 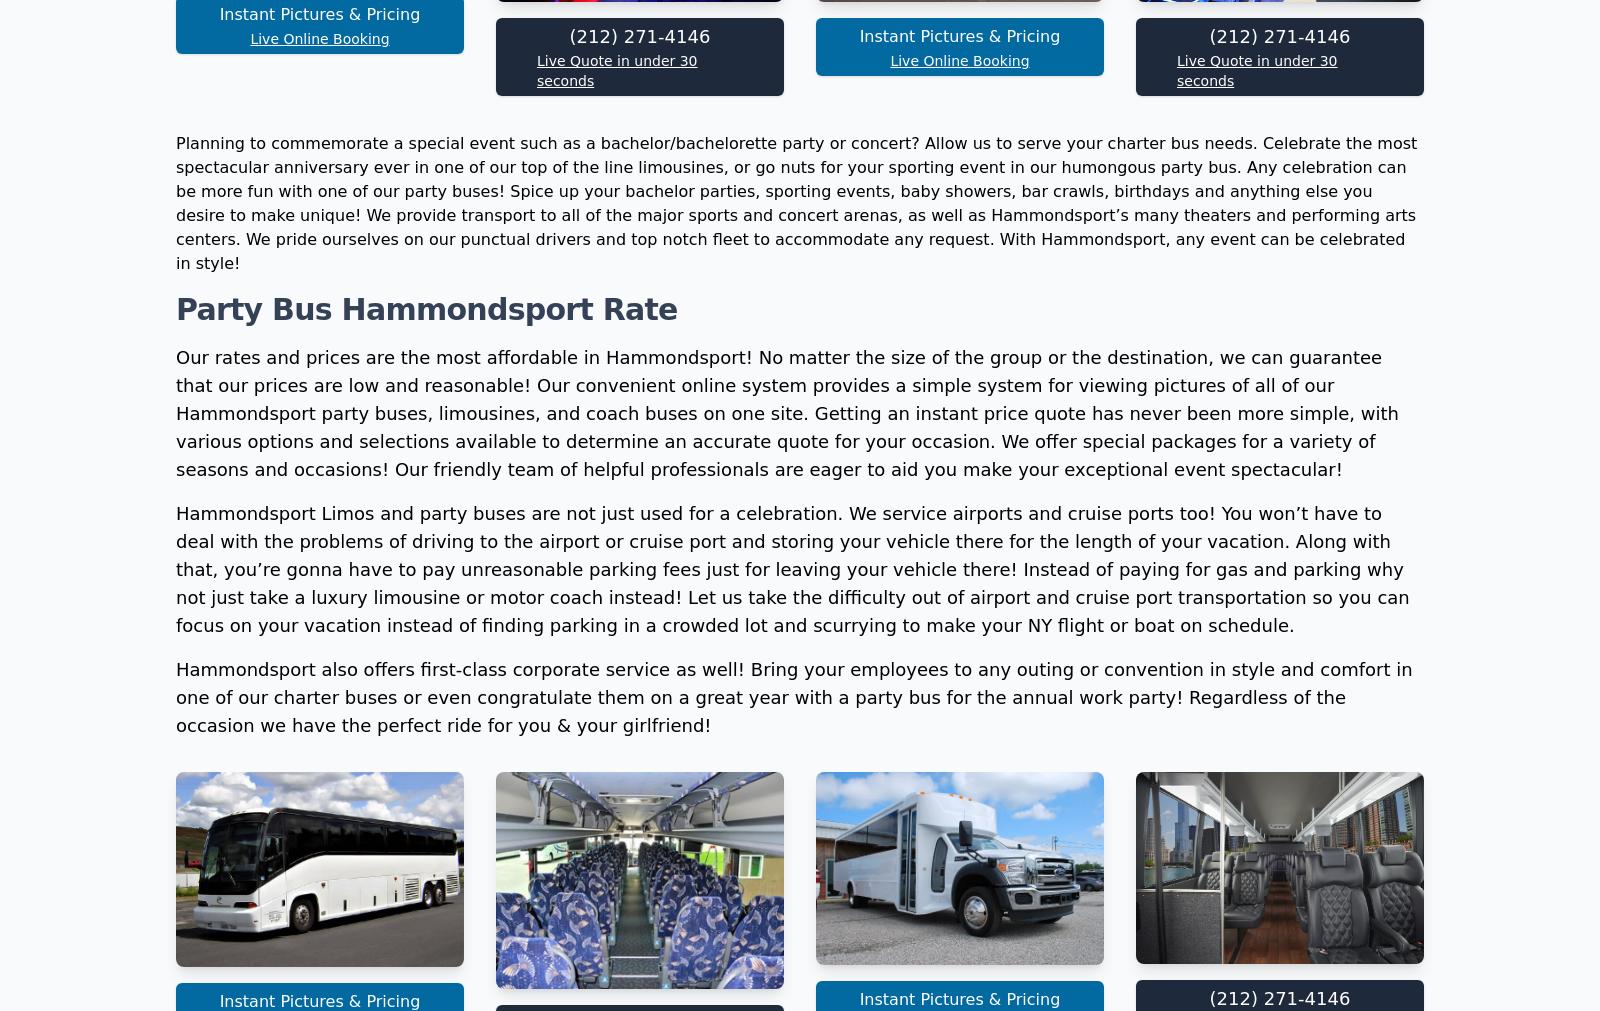 I want to click on 'Planning to commemorate a special event such as a bachelor/bachelorette party or concert? Allow us to serve your charter bus needs. Celebrate the most spectacular anniversary ever in one of our top of the line limousines, or go nuts for your sporting event in our humongous party bus. Any celebration can be more fun with one of our party buses! Spice up your bachelor parties, sporting events, baby showers, bar crawls, birthdays and anything else you desire to make unique! We provide transport to all of the major sports and concert arenas, as well as Hammondsport’s many theaters and performing arts centers. We pride ourselves on our punctual drivers and top notch fleet to accommodate any request. With Hammondsport, any event can be celebrated in style!', so click(x=796, y=469).